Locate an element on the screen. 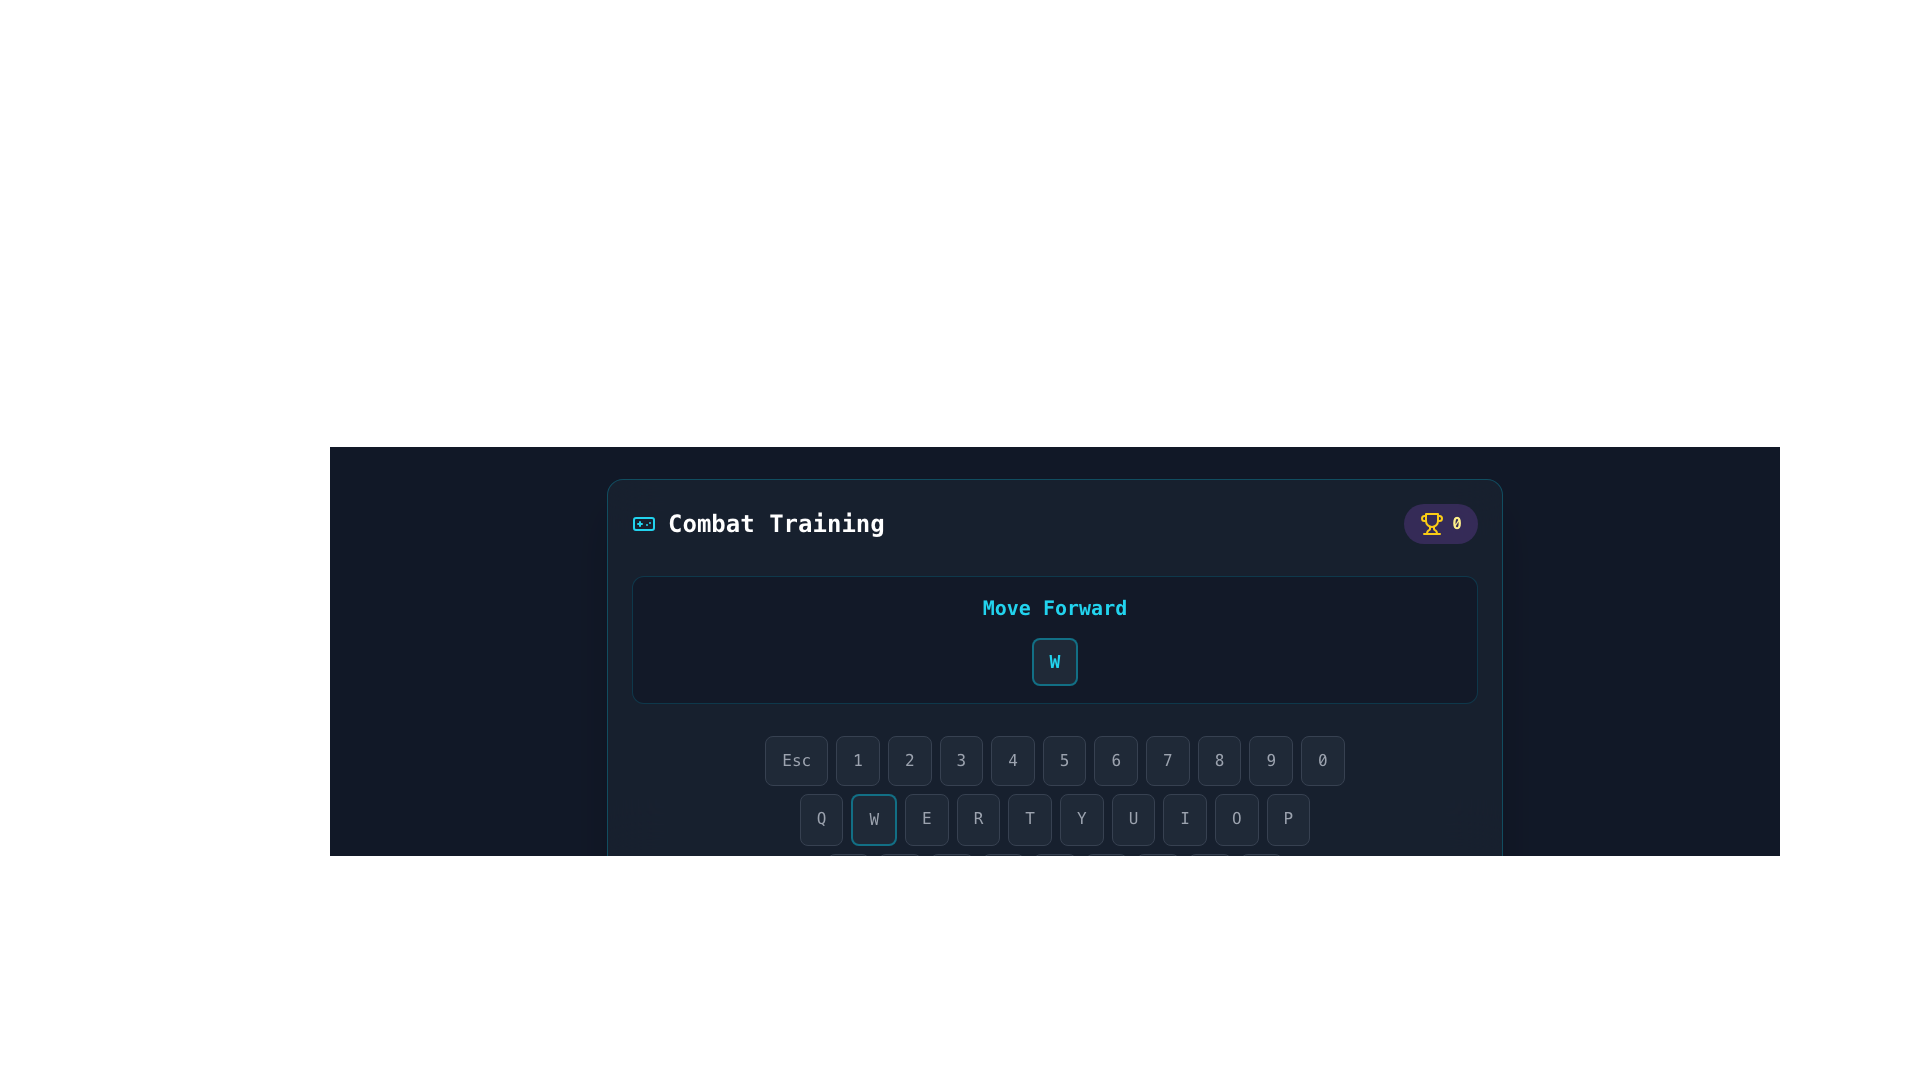  the button labeled '7' in the virtual keyboard to observe its hover effects is located at coordinates (1167, 760).